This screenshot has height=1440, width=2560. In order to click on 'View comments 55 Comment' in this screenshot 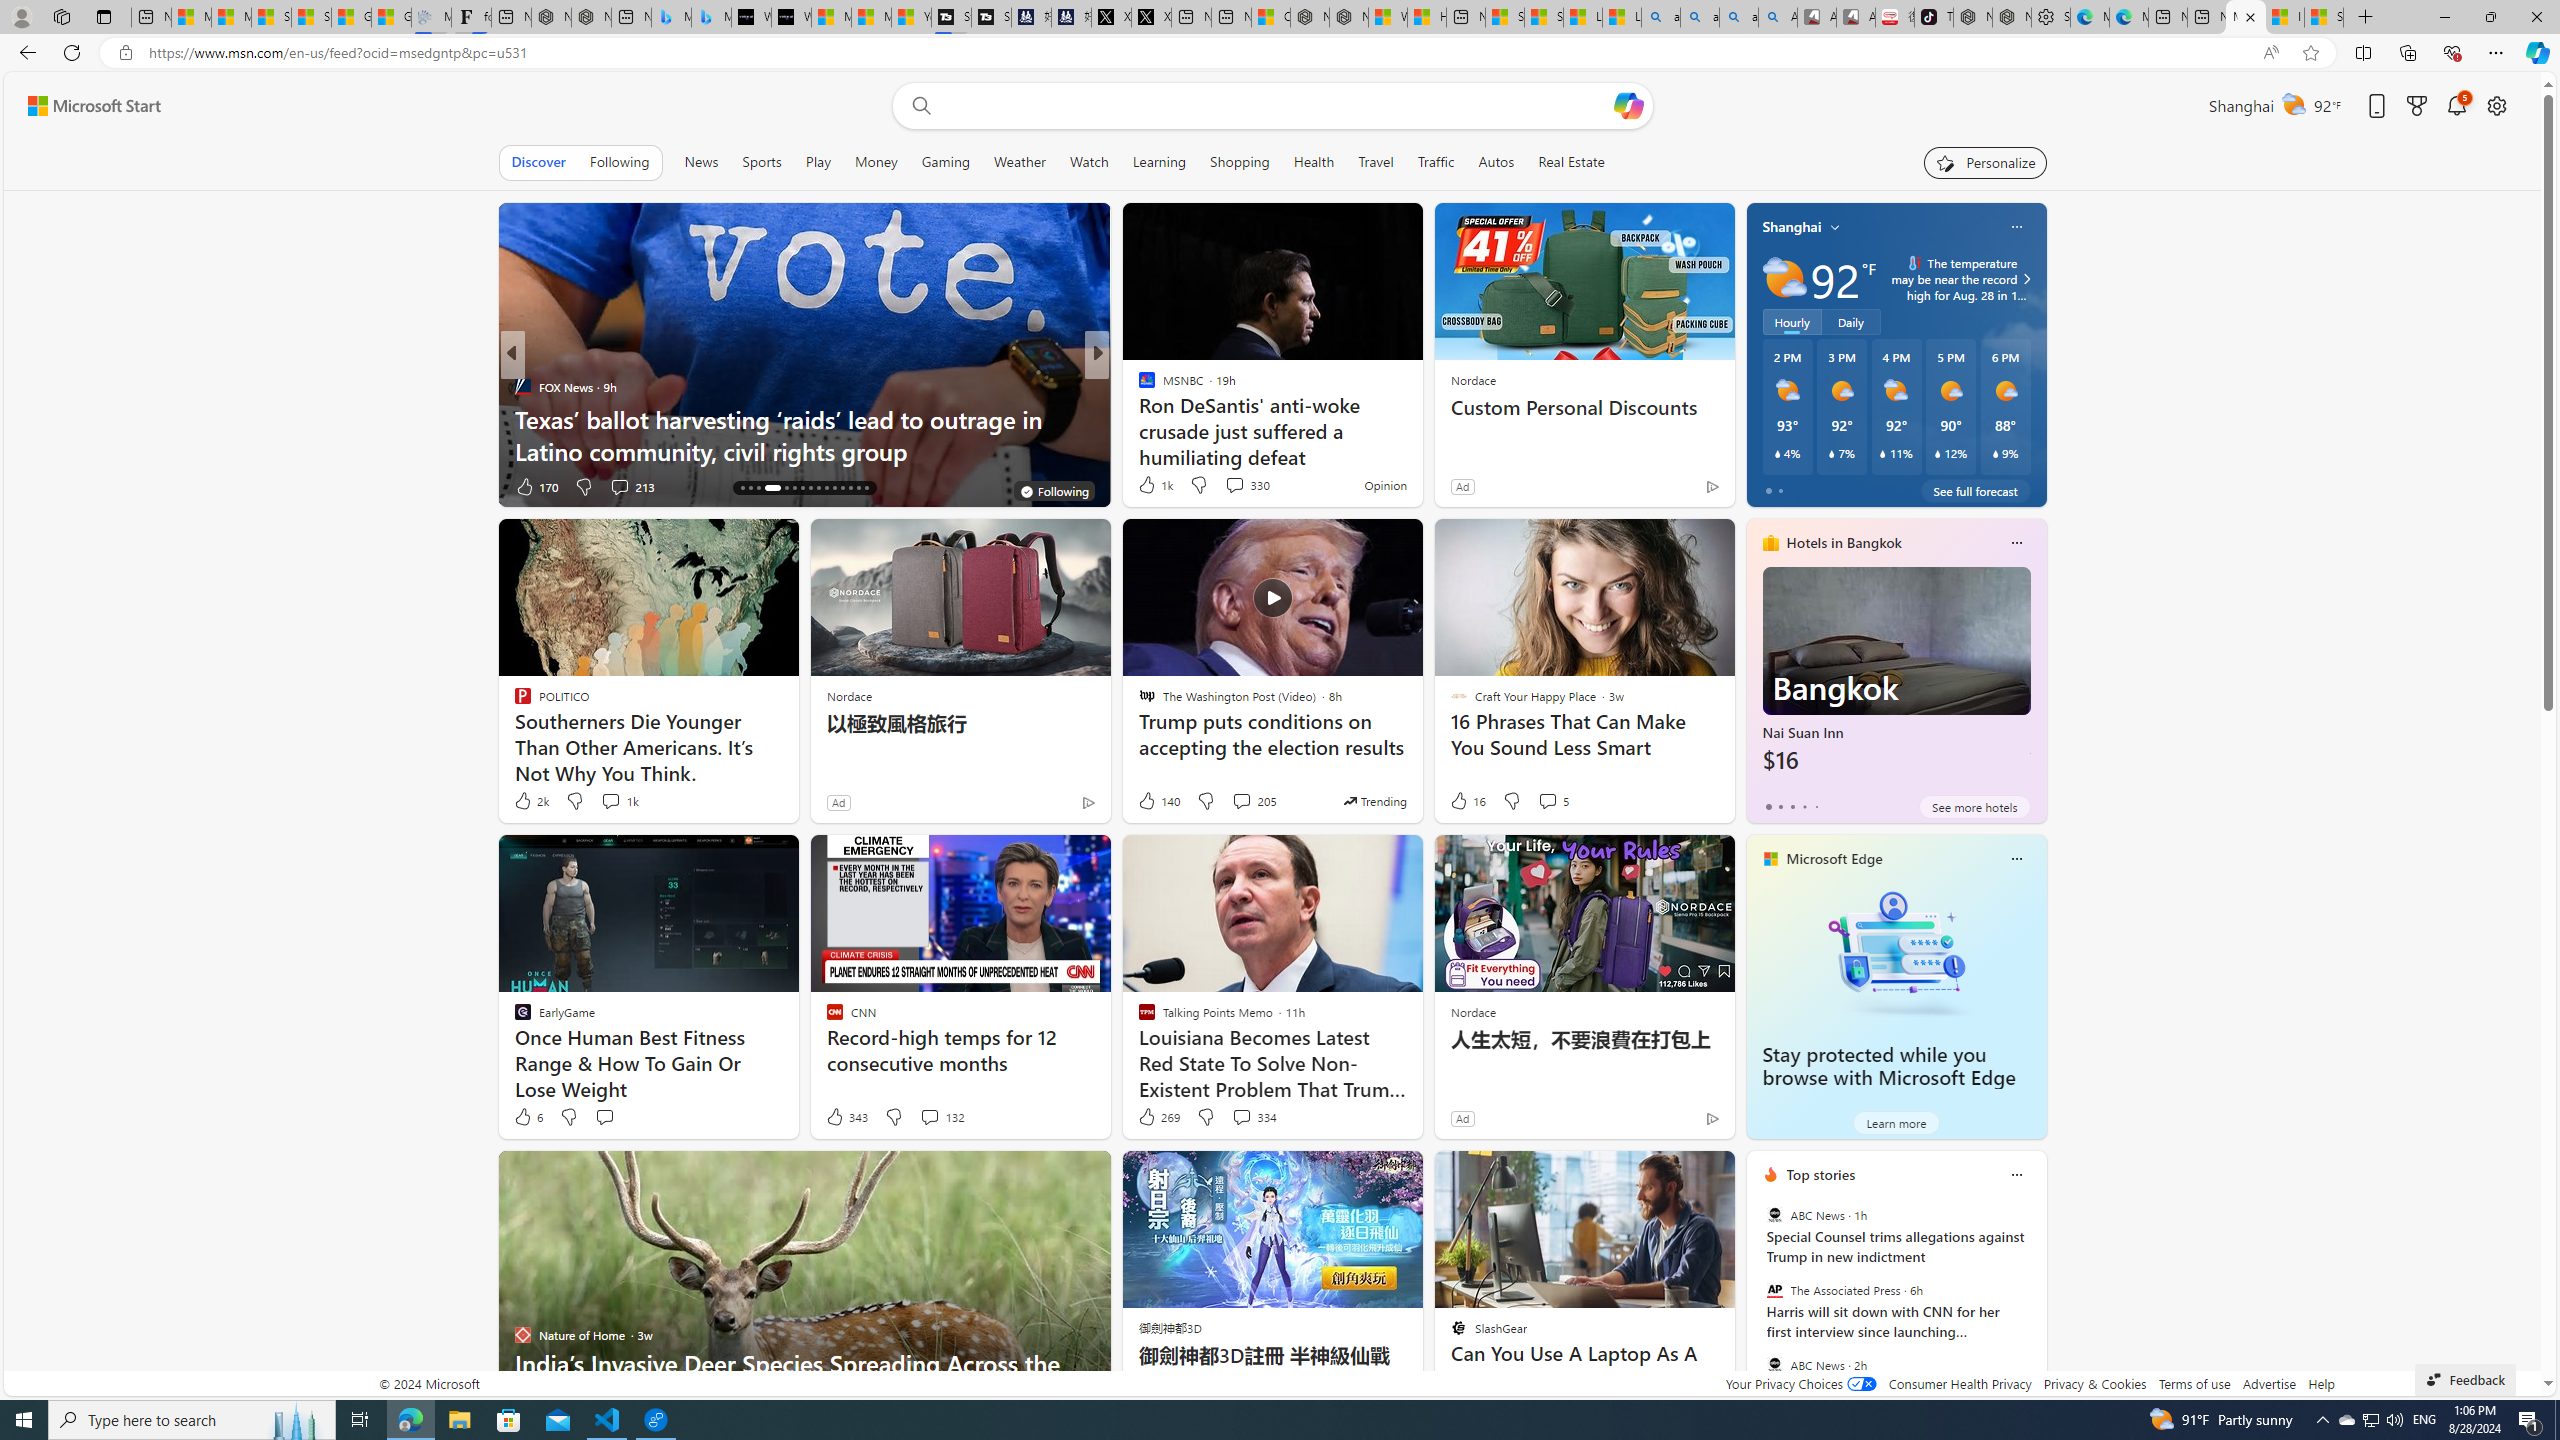, I will do `click(1227, 486)`.